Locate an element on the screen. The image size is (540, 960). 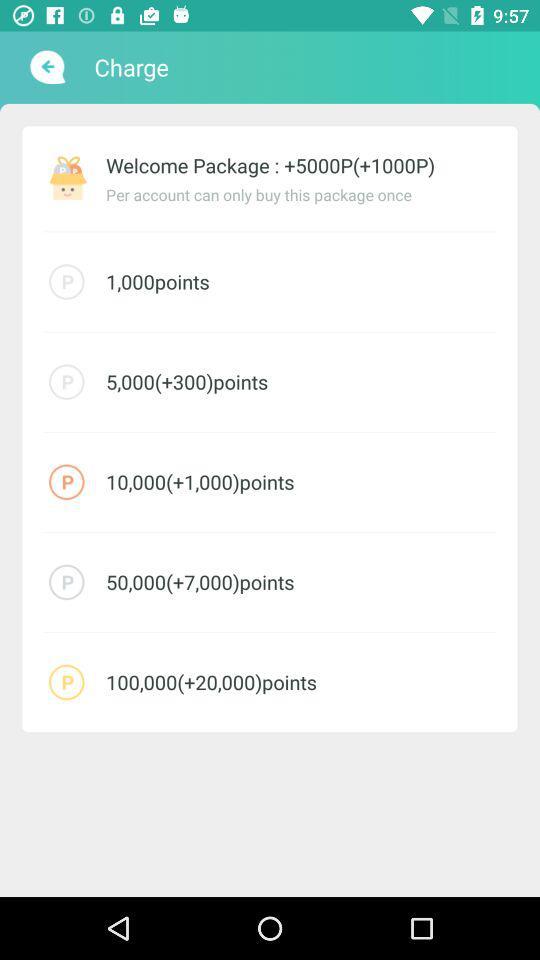
the arrow_backward icon is located at coordinates (45, 67).